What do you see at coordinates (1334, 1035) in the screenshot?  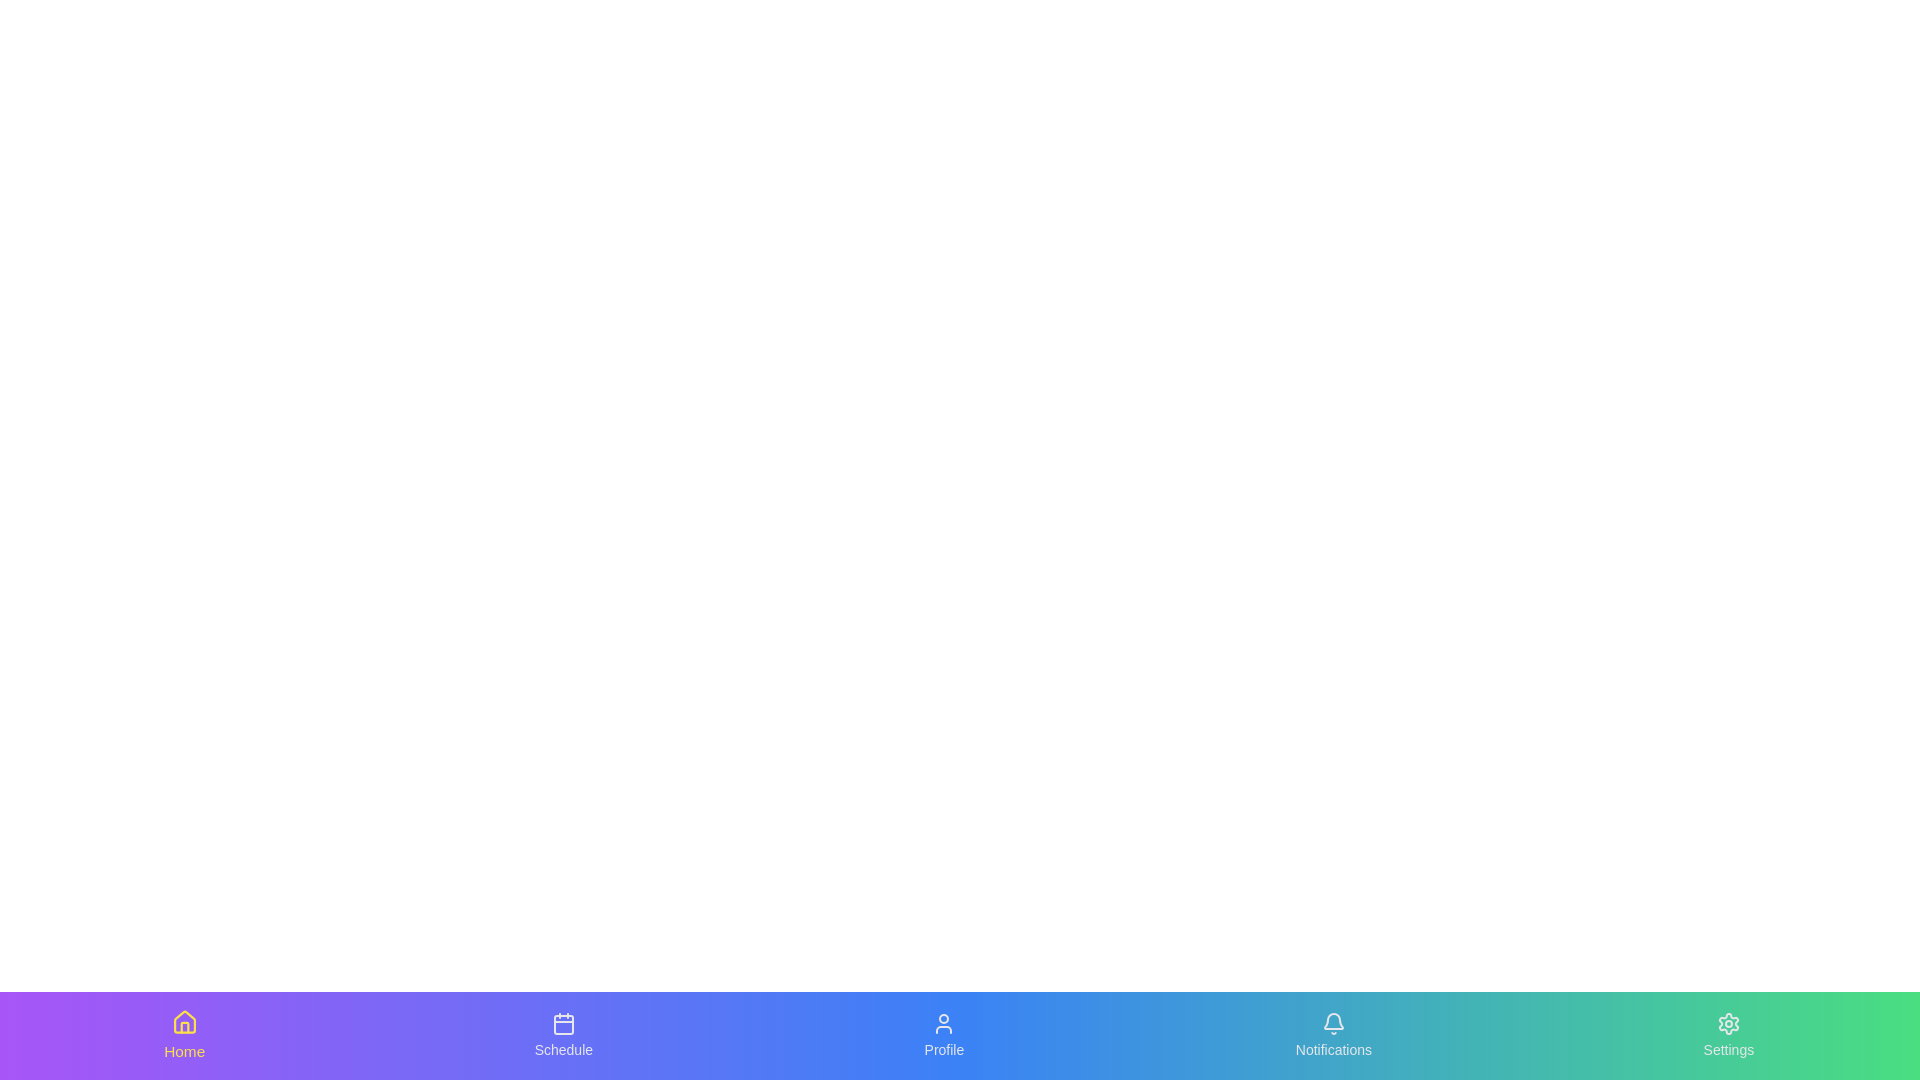 I see `the tab labeled Notifications` at bounding box center [1334, 1035].